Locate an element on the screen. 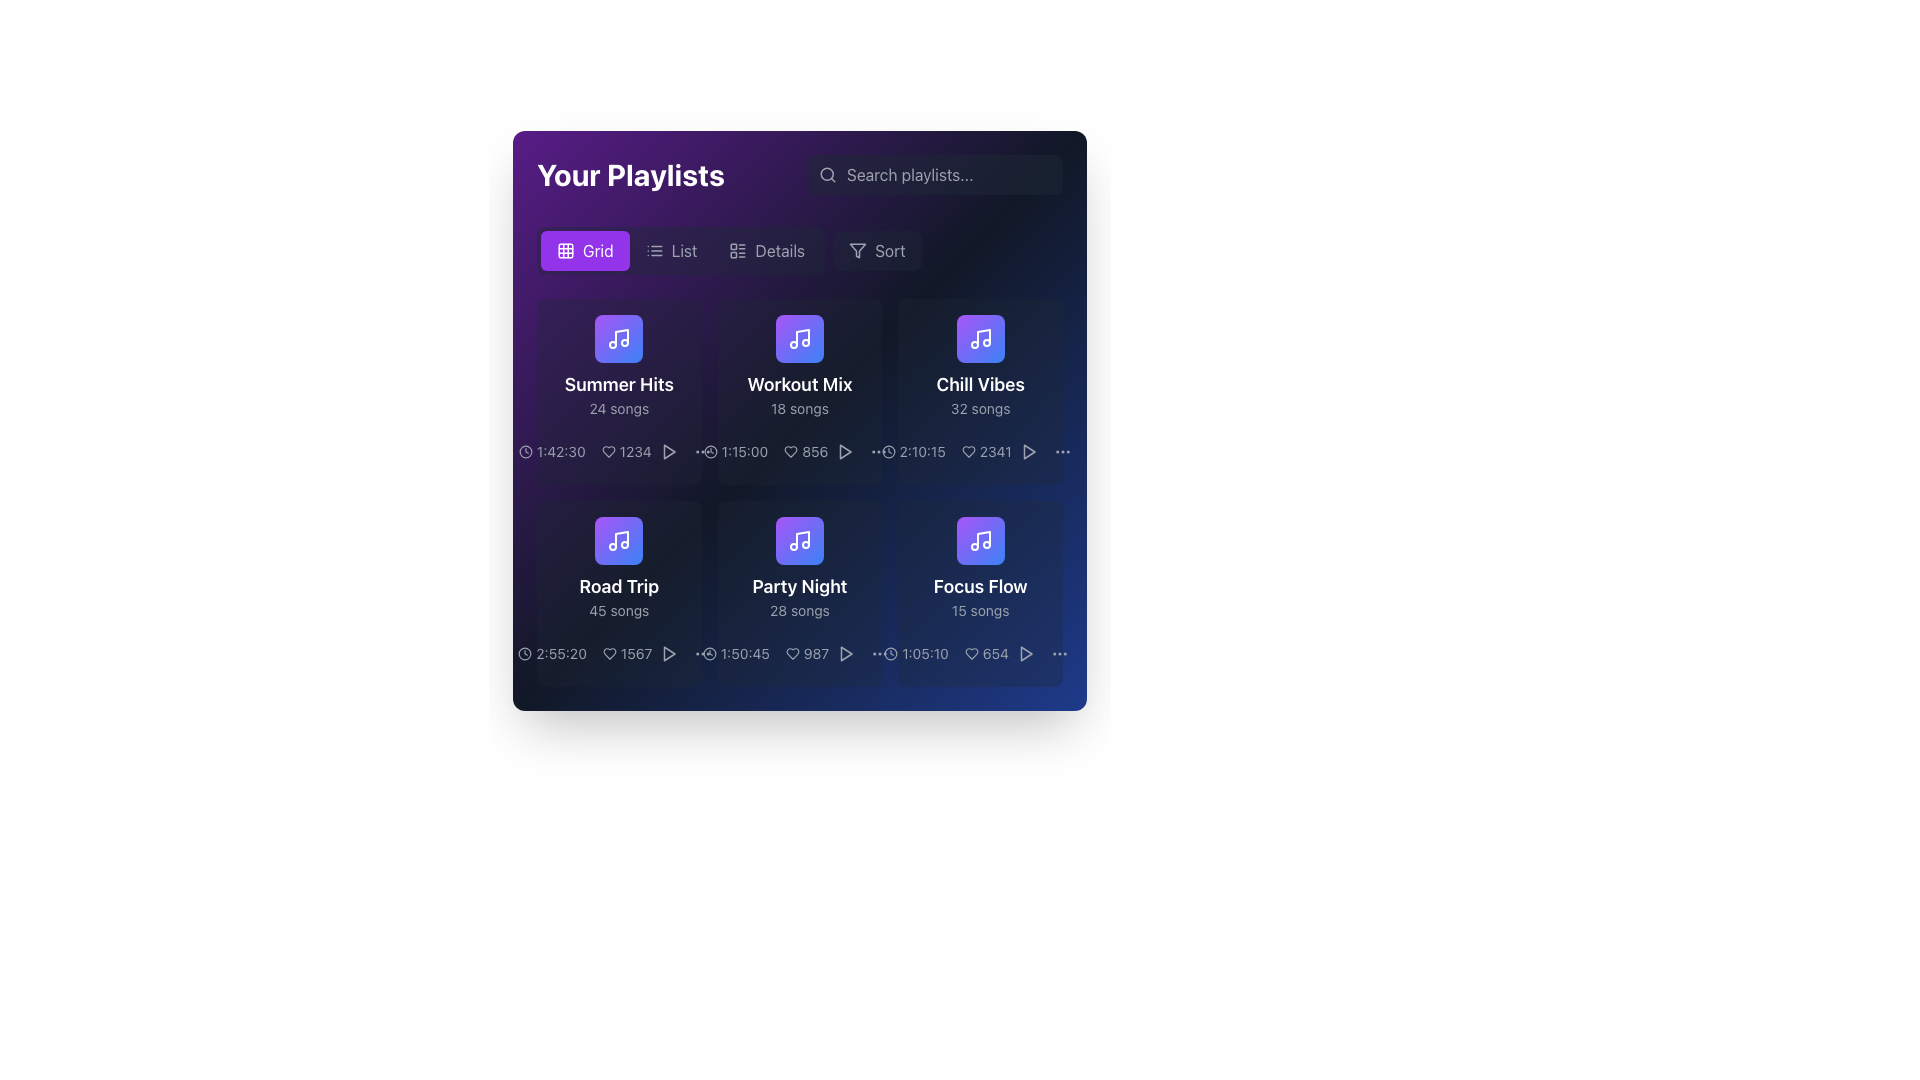 The width and height of the screenshot is (1920, 1080). the triangular play icon button located in the first playlist card under the 'Summer Hits' title, adjacent to the text '1234' is located at coordinates (668, 451).